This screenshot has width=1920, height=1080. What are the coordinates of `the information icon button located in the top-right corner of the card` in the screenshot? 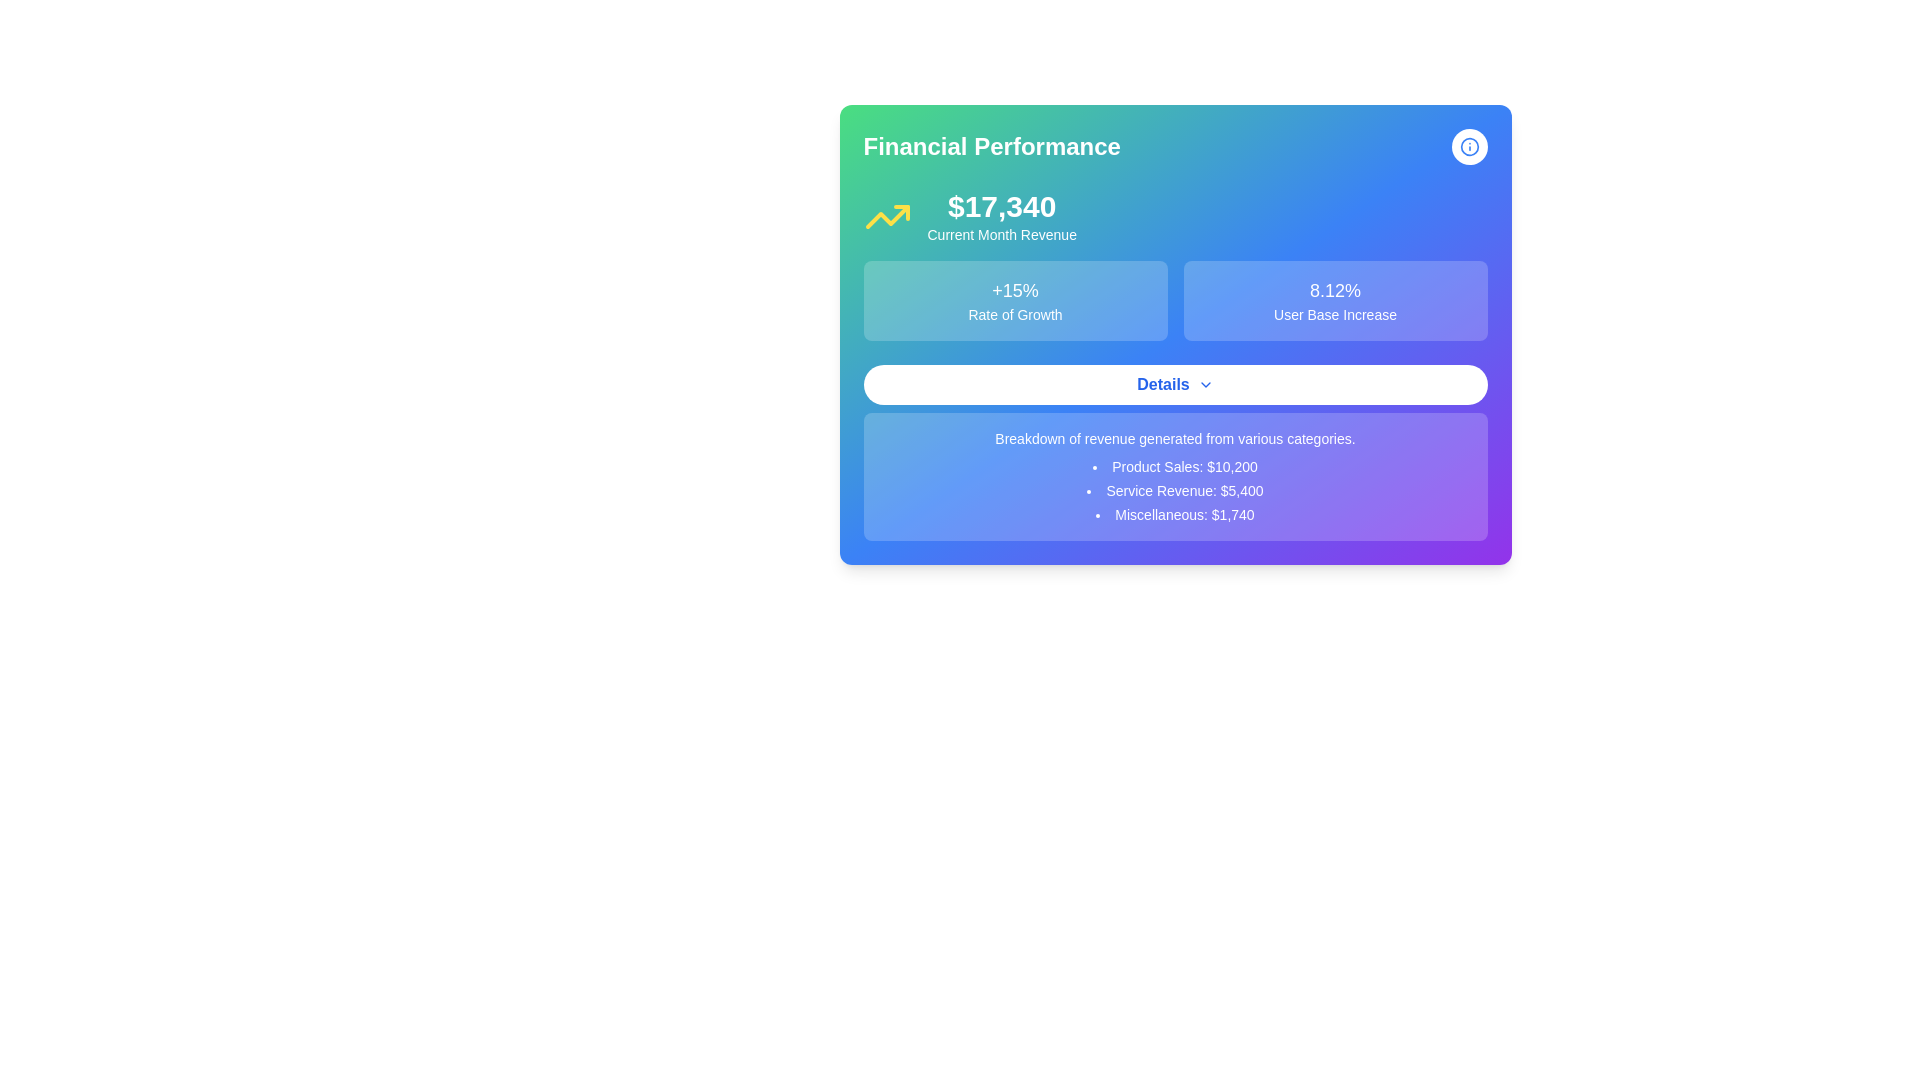 It's located at (1469, 145).